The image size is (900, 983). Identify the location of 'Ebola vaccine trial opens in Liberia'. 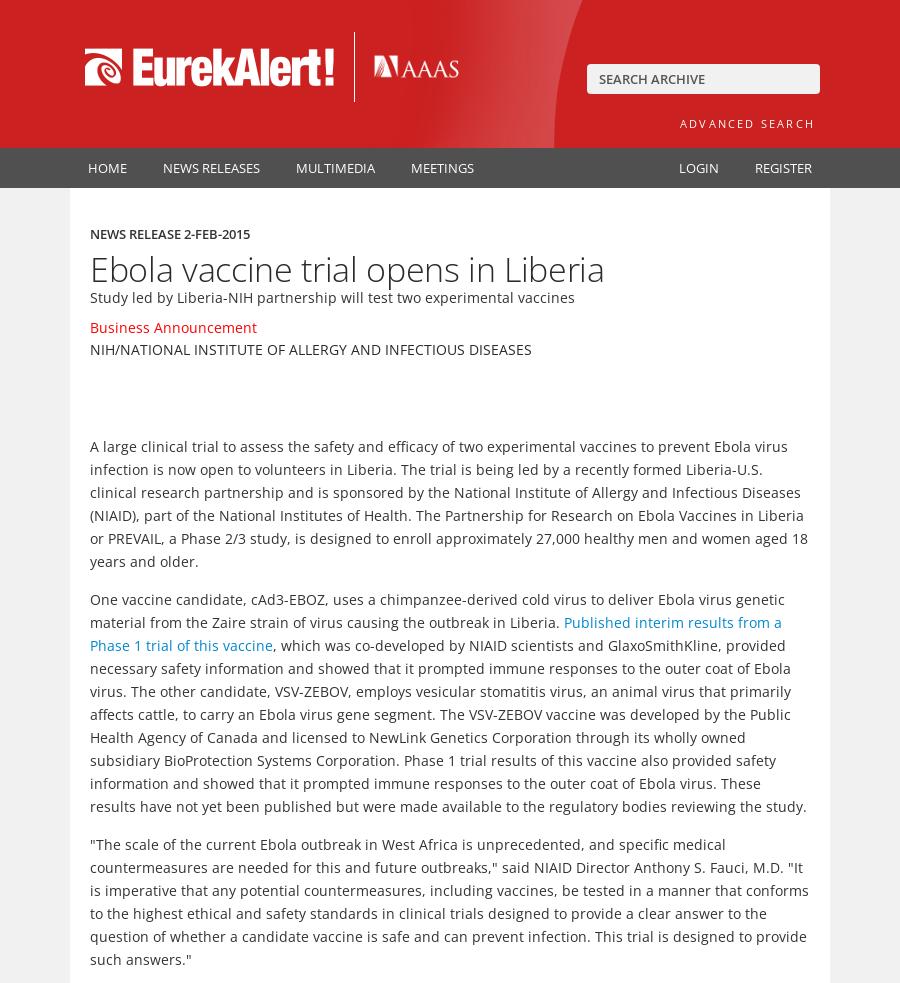
(347, 267).